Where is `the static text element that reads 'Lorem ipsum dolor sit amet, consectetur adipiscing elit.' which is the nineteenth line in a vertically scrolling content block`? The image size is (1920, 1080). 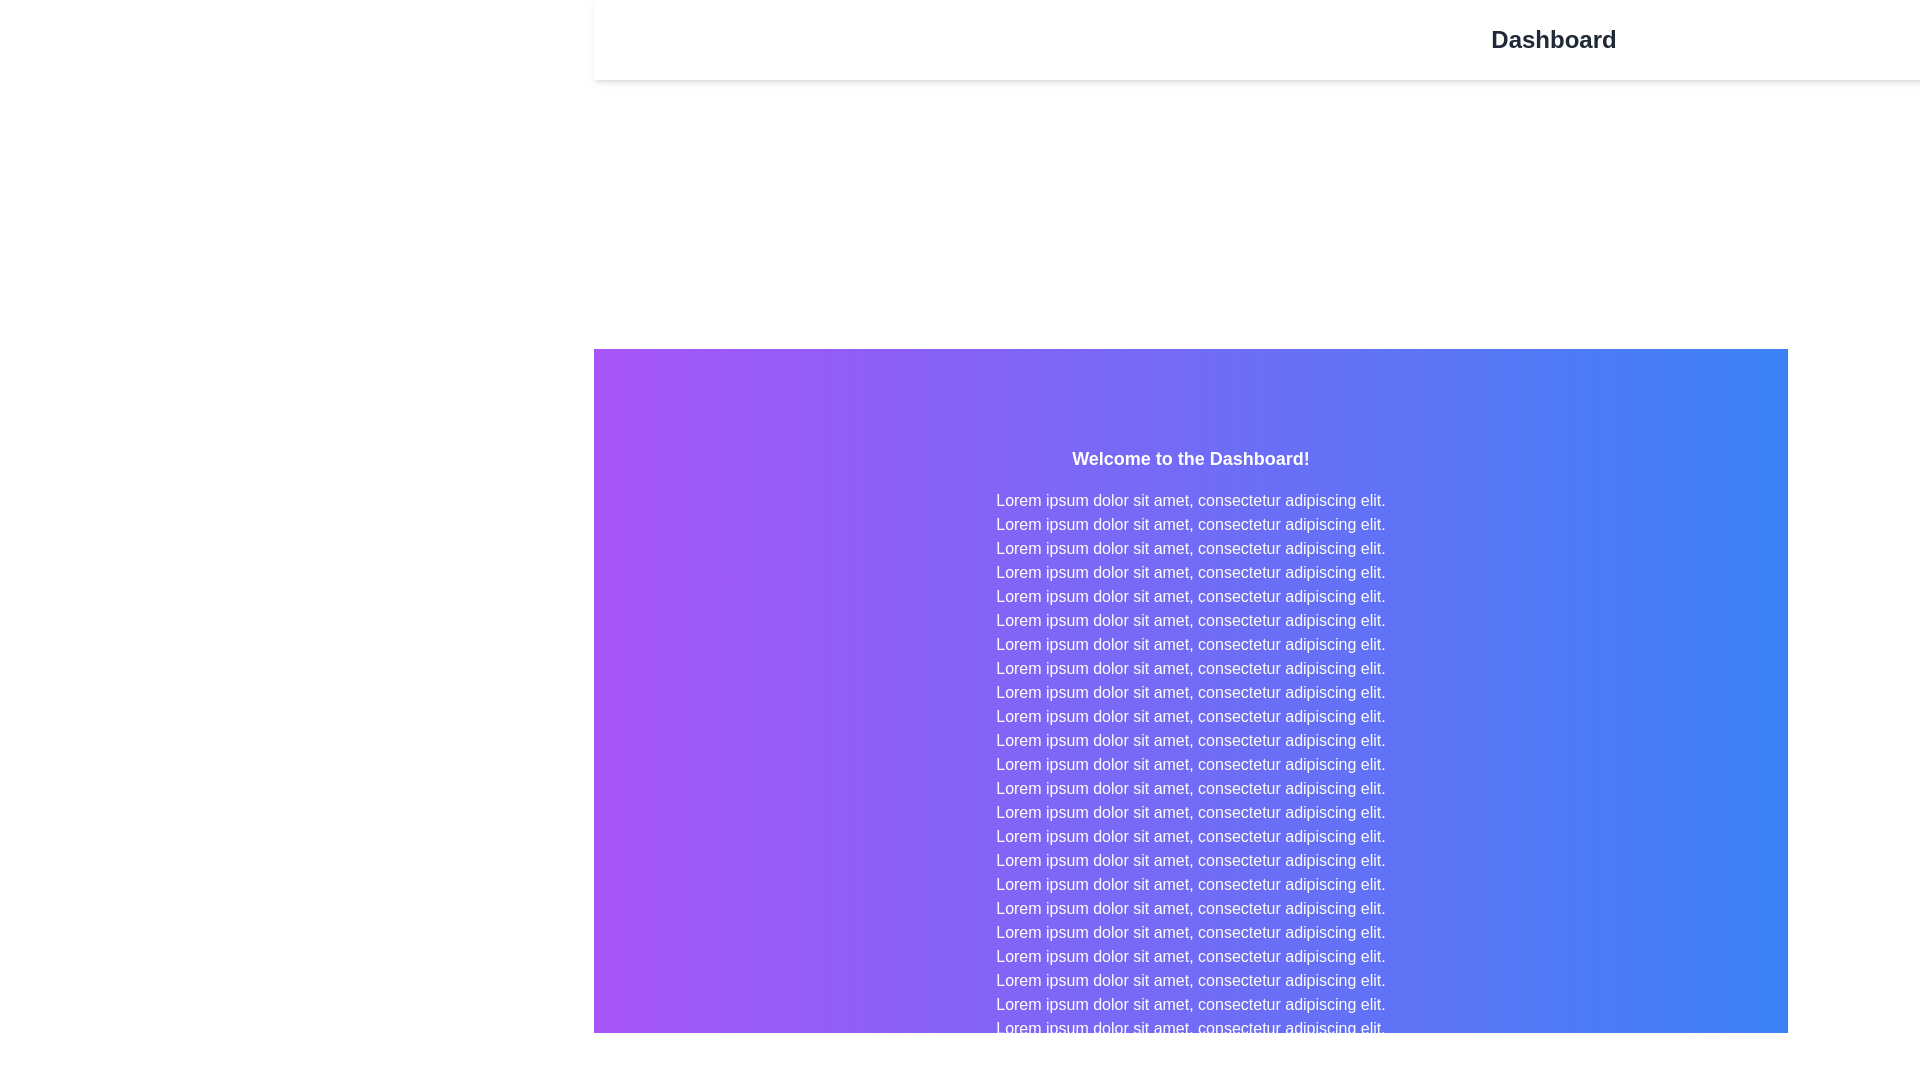
the static text element that reads 'Lorem ipsum dolor sit amet, consectetur adipiscing elit.' which is the nineteenth line in a vertically scrolling content block is located at coordinates (1190, 909).